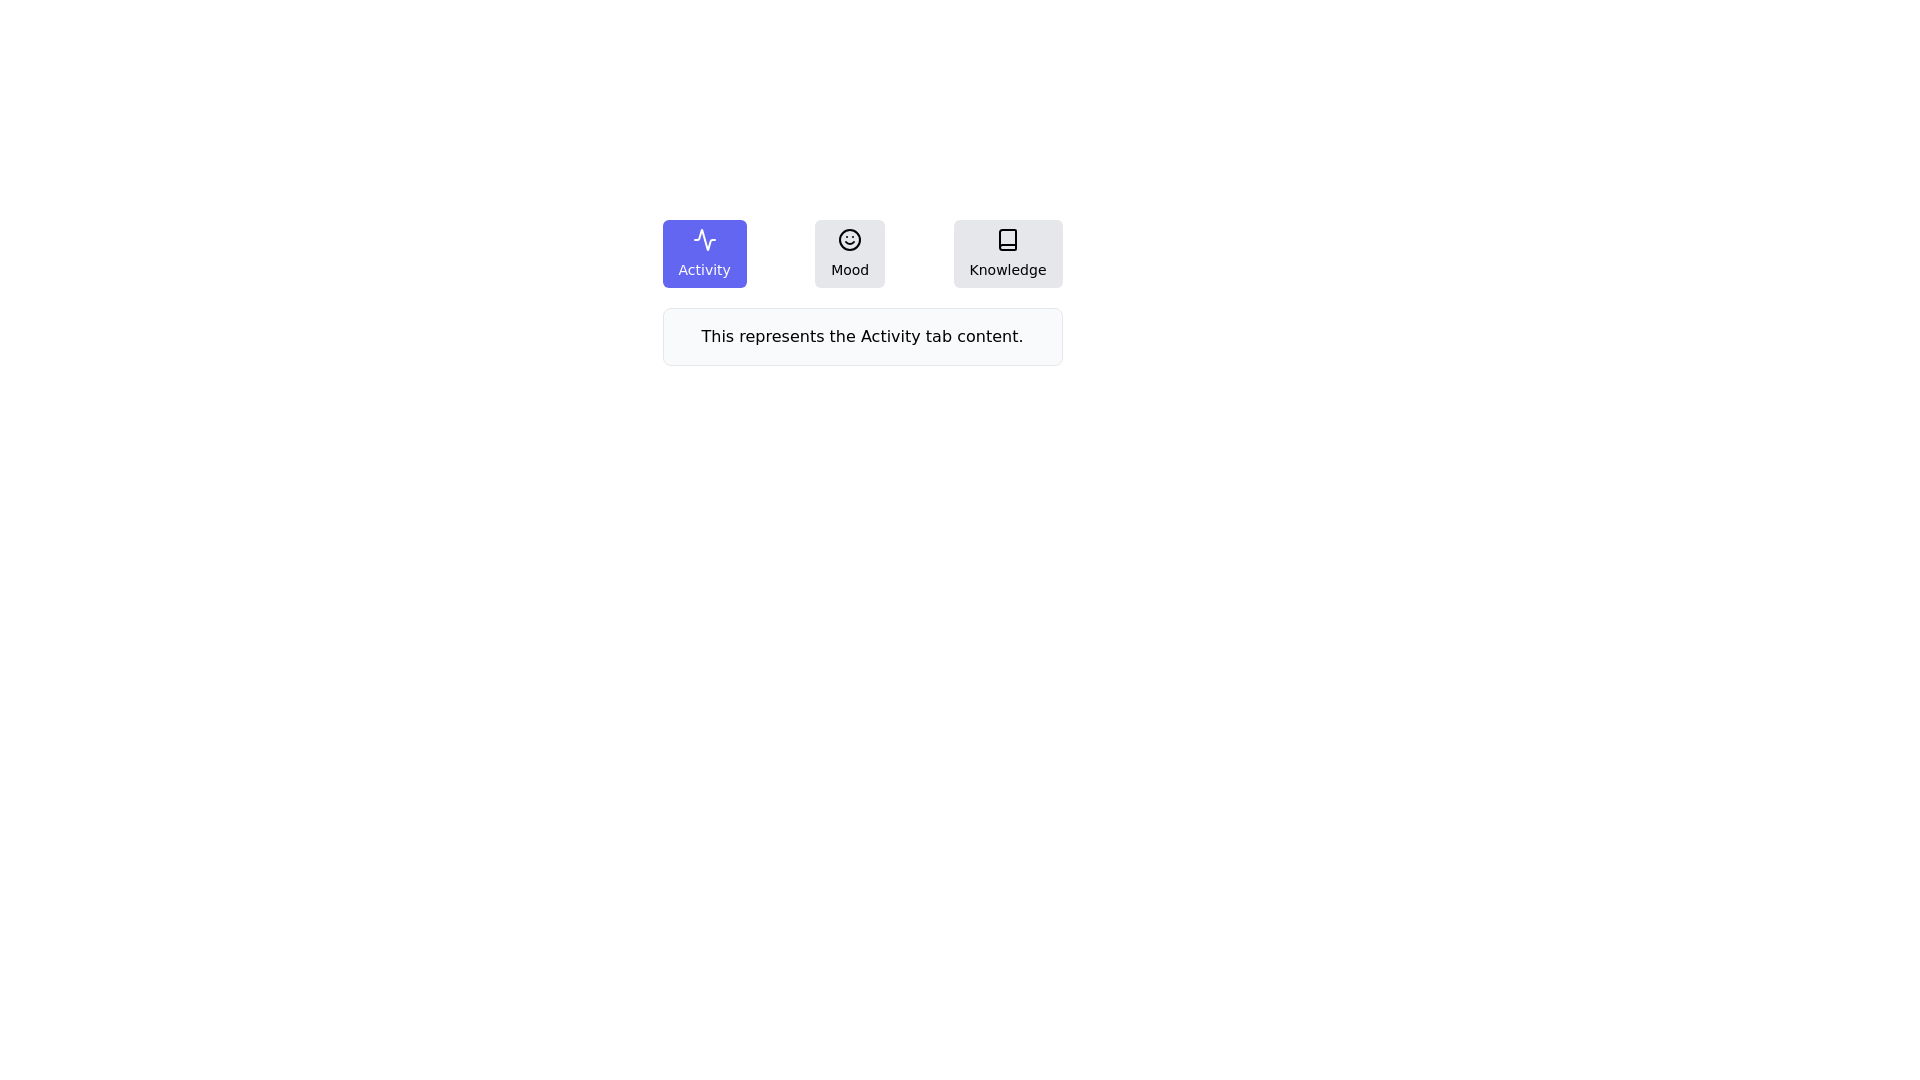  Describe the element at coordinates (862, 253) in the screenshot. I see `the 'Mood' button, which is the middle segment in a horizontal layout with a smiling face icon and a light gray background` at that location.